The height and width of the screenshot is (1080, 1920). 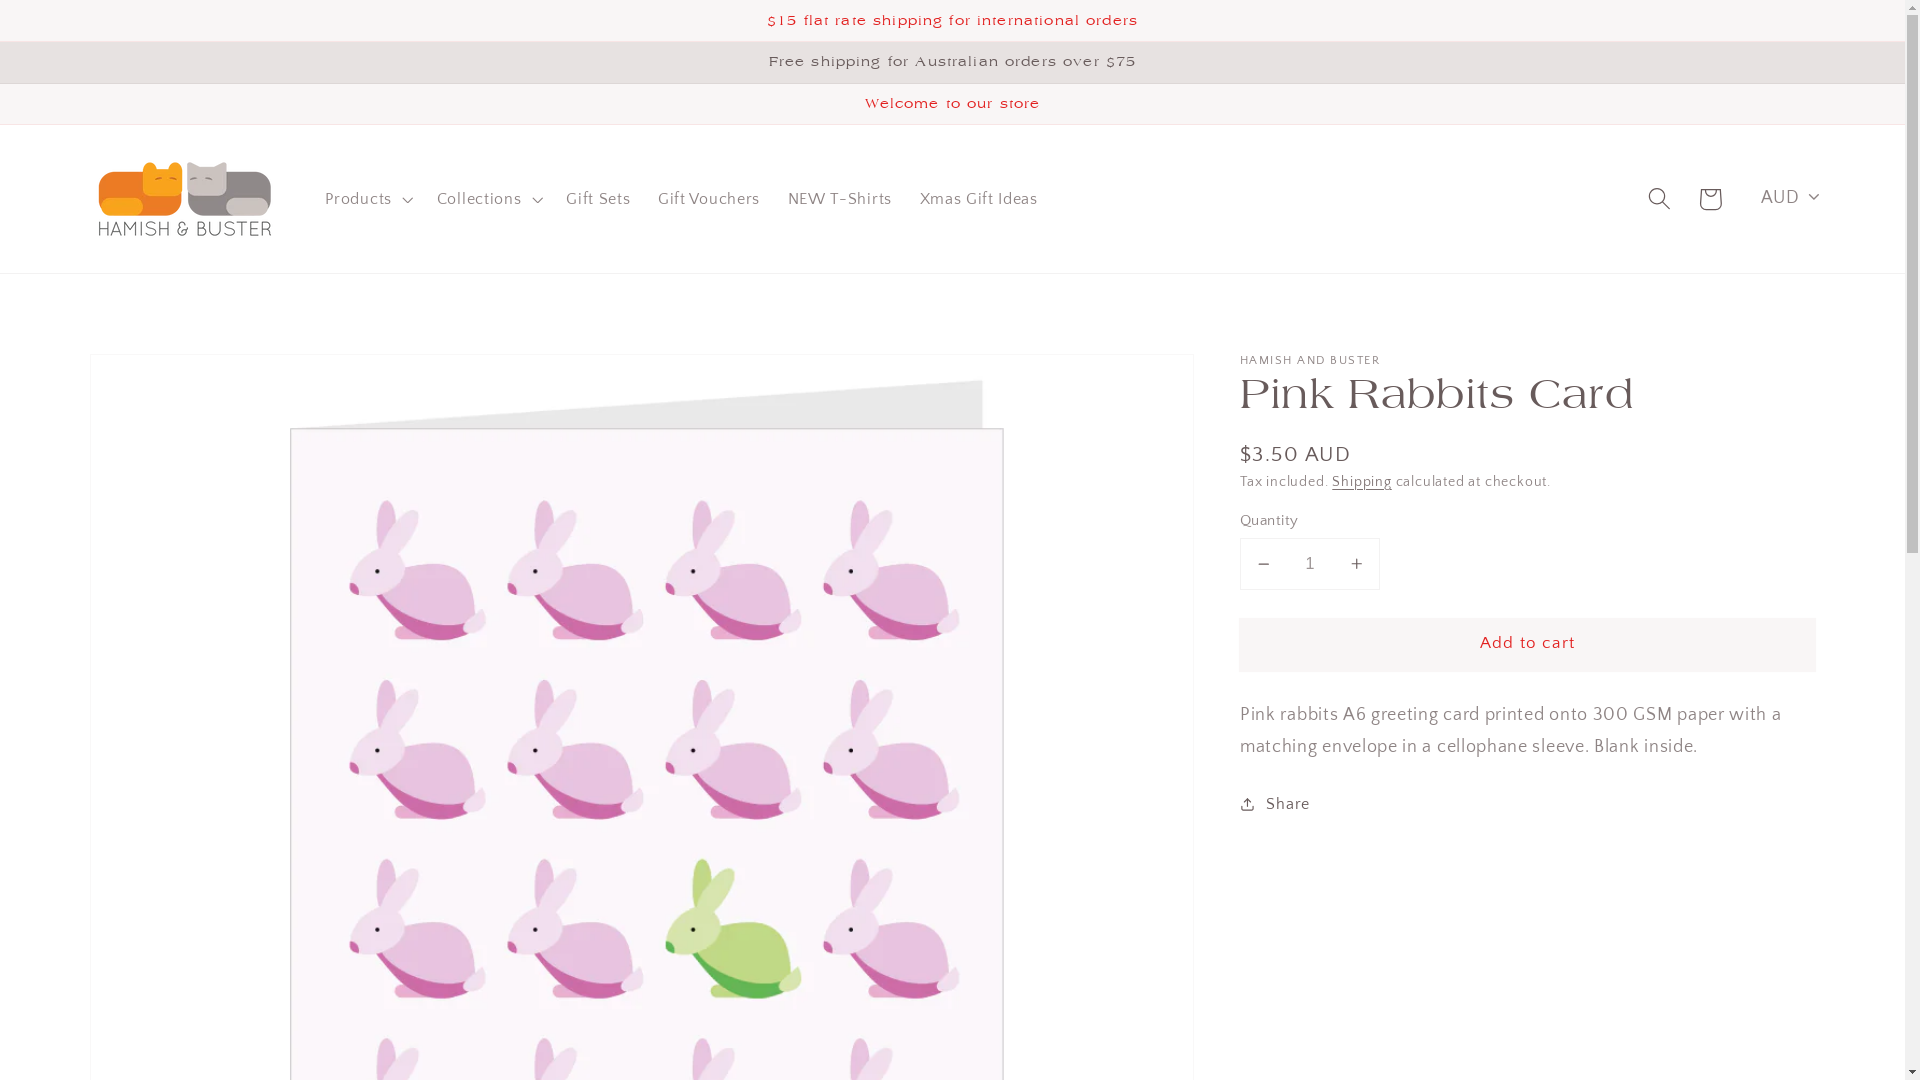 What do you see at coordinates (157, 378) in the screenshot?
I see `'Skip to product information'` at bounding box center [157, 378].